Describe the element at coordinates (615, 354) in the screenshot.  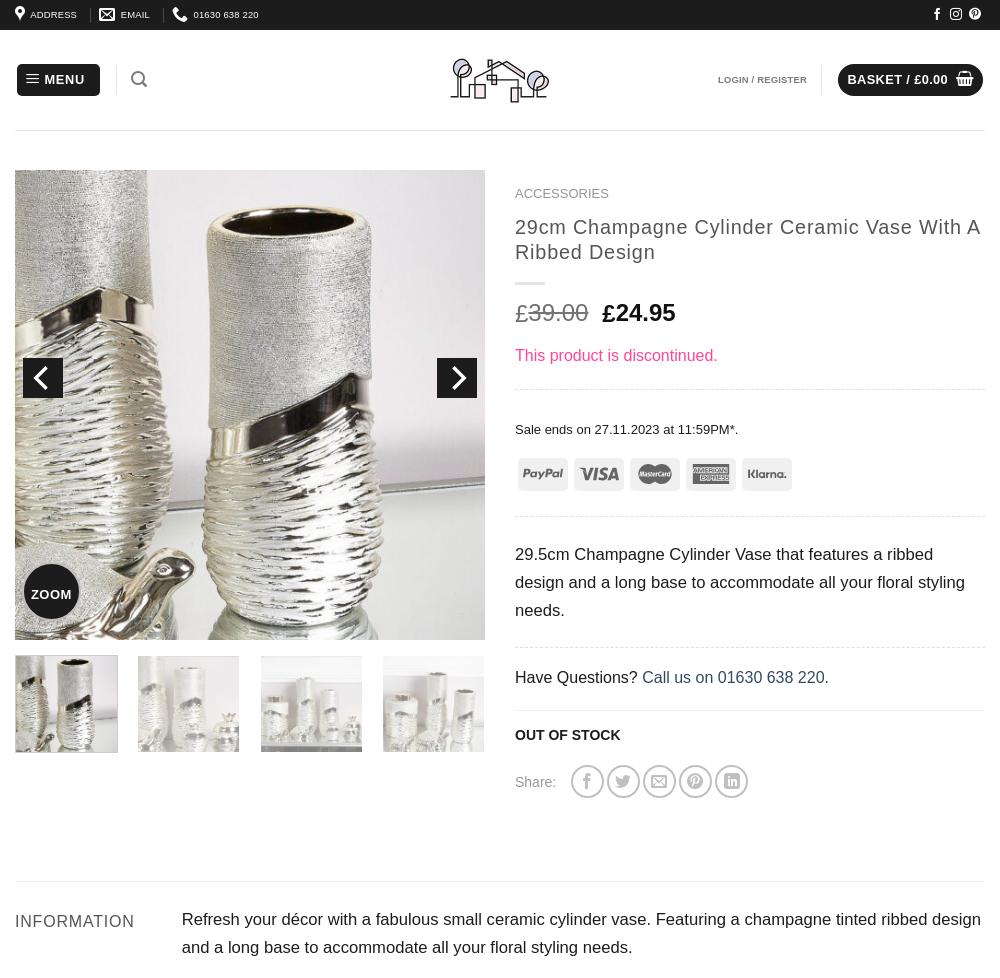
I see `'This product is discontinued.'` at that location.